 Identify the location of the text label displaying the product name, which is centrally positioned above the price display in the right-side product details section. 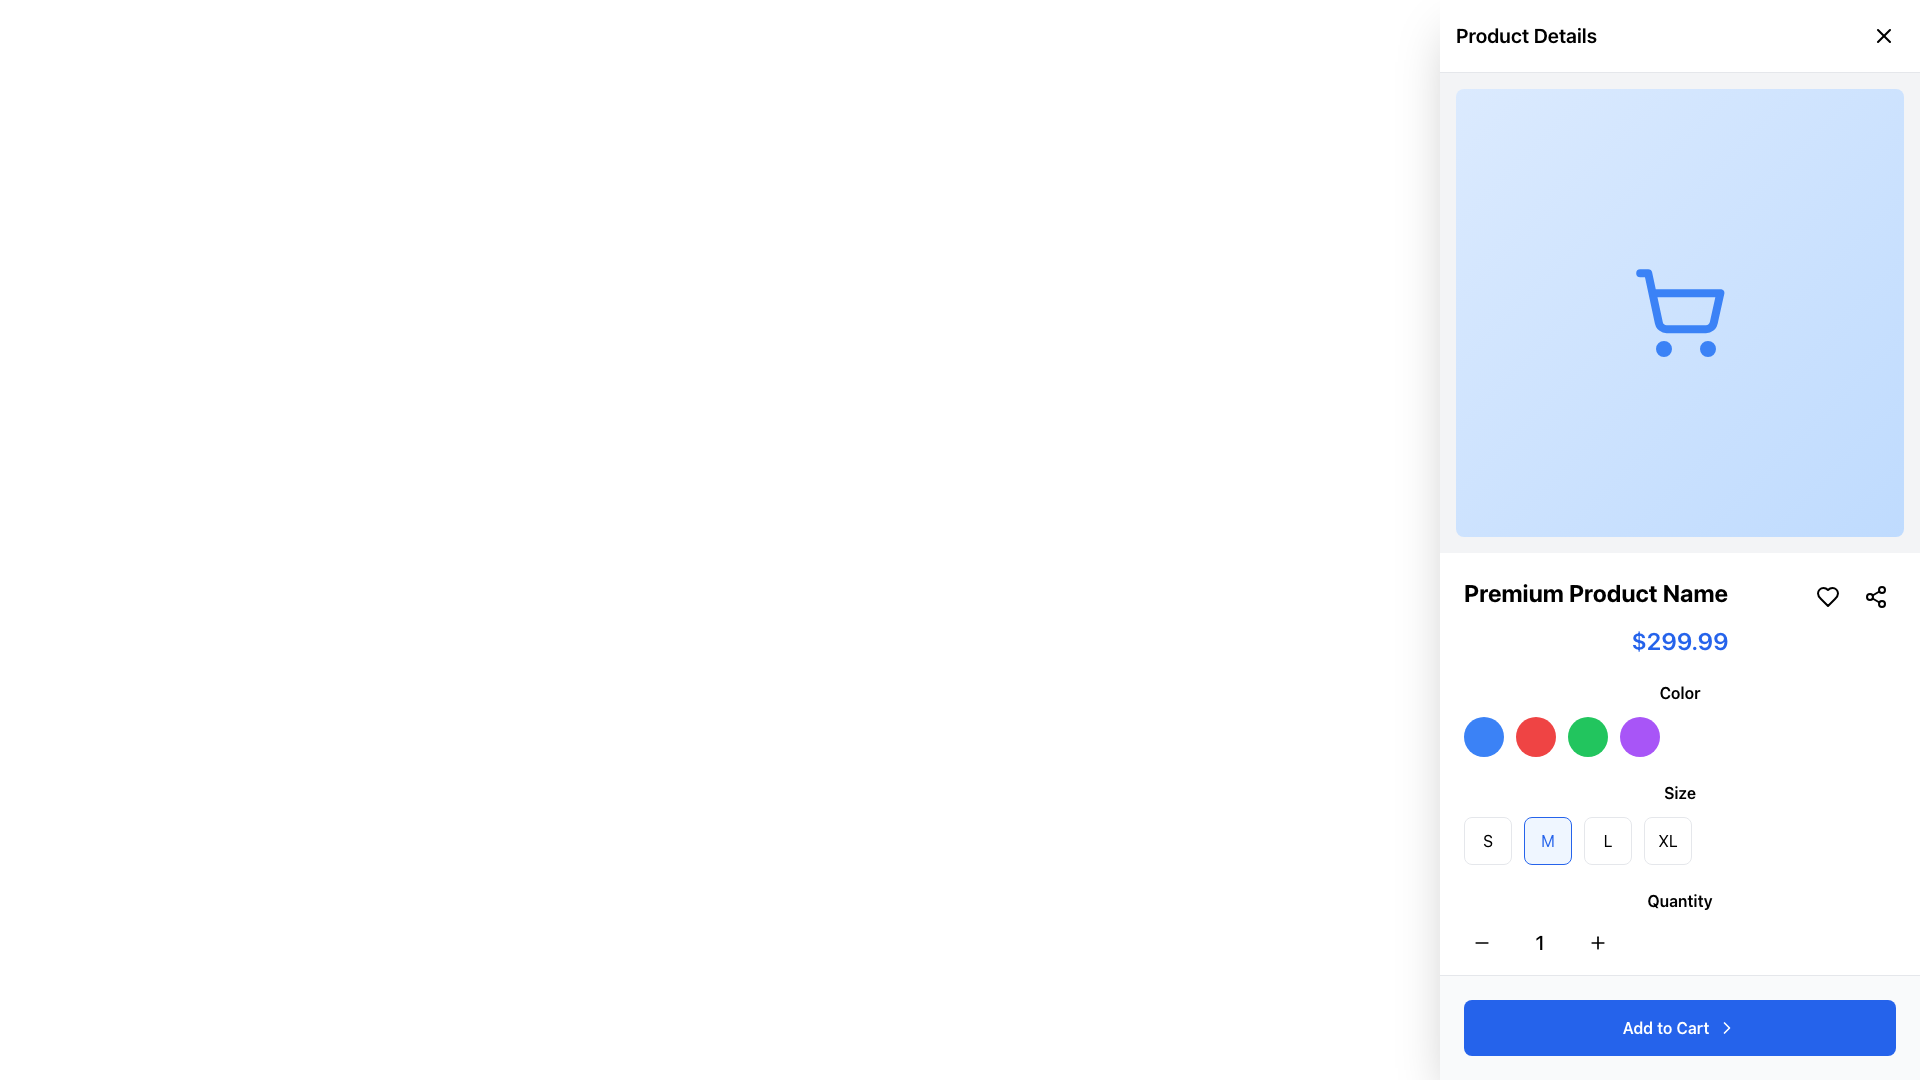
(1595, 592).